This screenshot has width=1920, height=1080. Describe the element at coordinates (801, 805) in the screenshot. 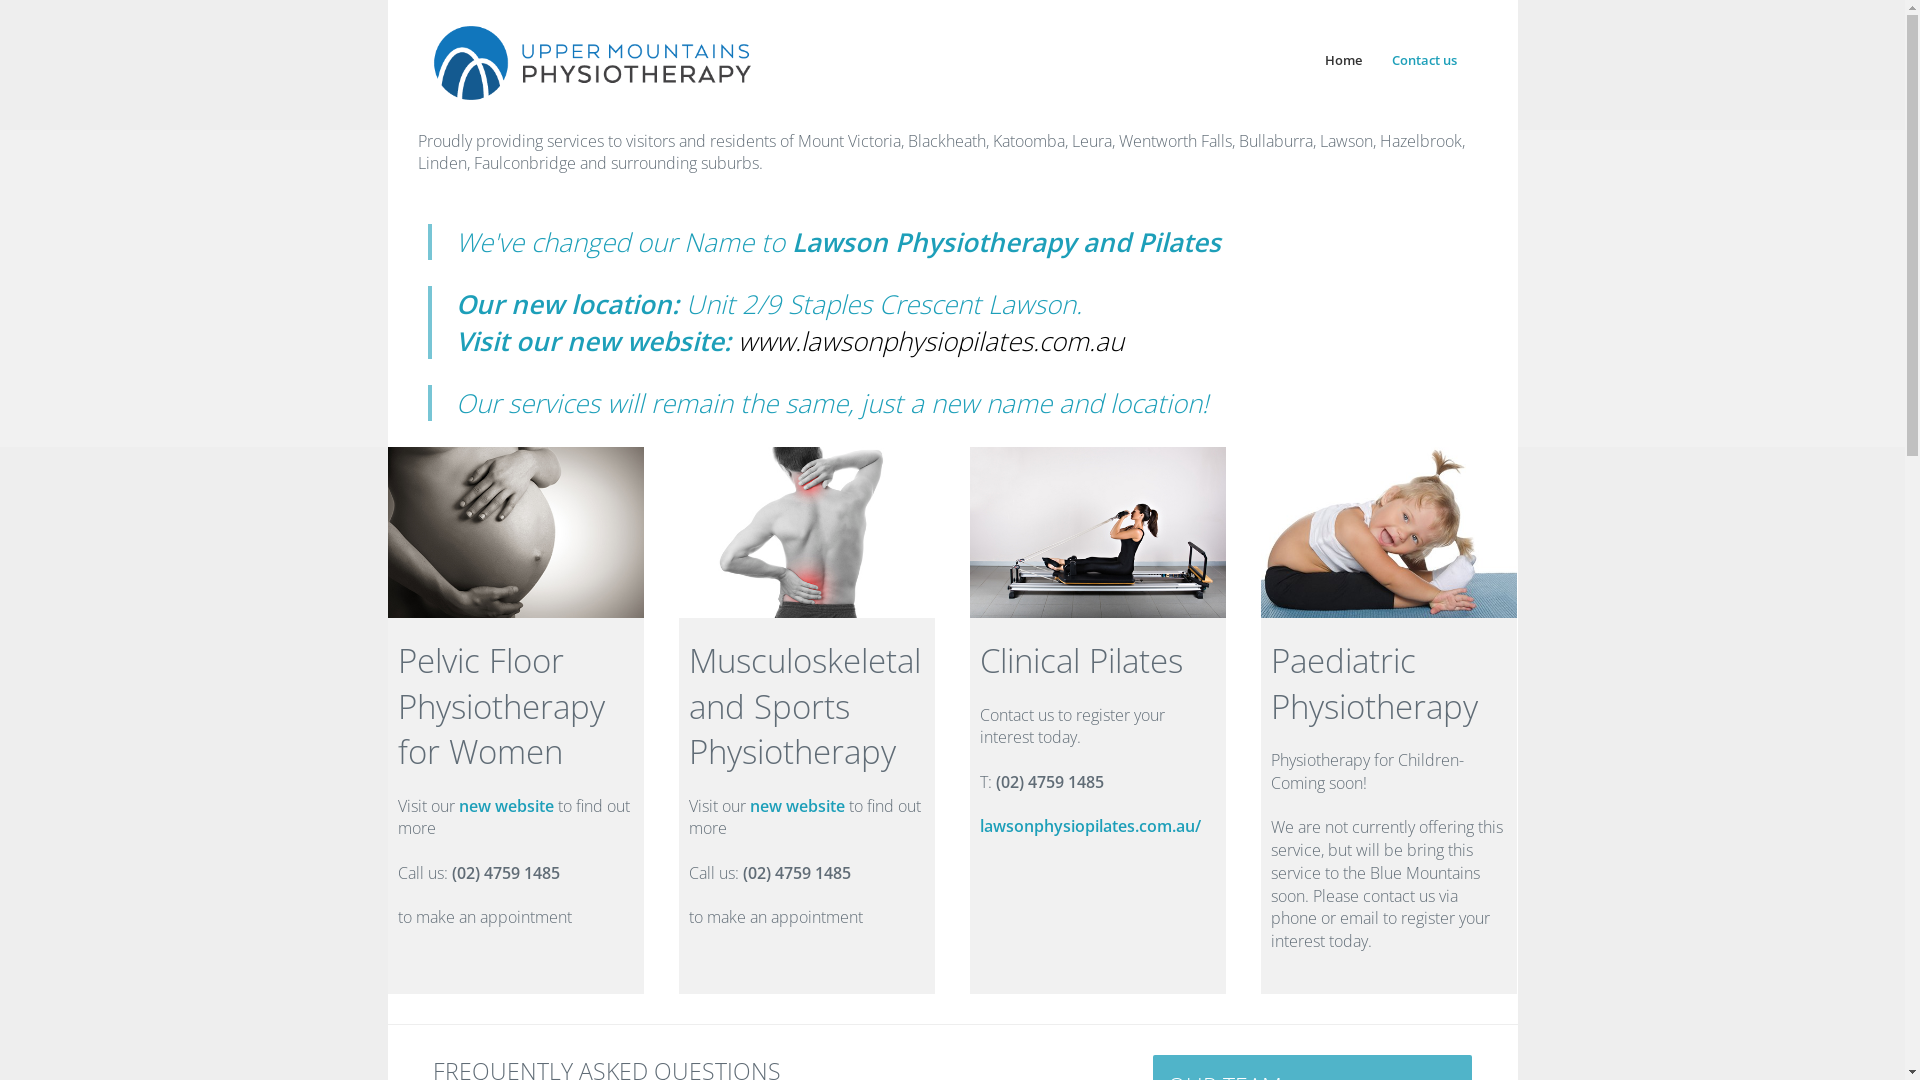

I see `'new website t'` at that location.